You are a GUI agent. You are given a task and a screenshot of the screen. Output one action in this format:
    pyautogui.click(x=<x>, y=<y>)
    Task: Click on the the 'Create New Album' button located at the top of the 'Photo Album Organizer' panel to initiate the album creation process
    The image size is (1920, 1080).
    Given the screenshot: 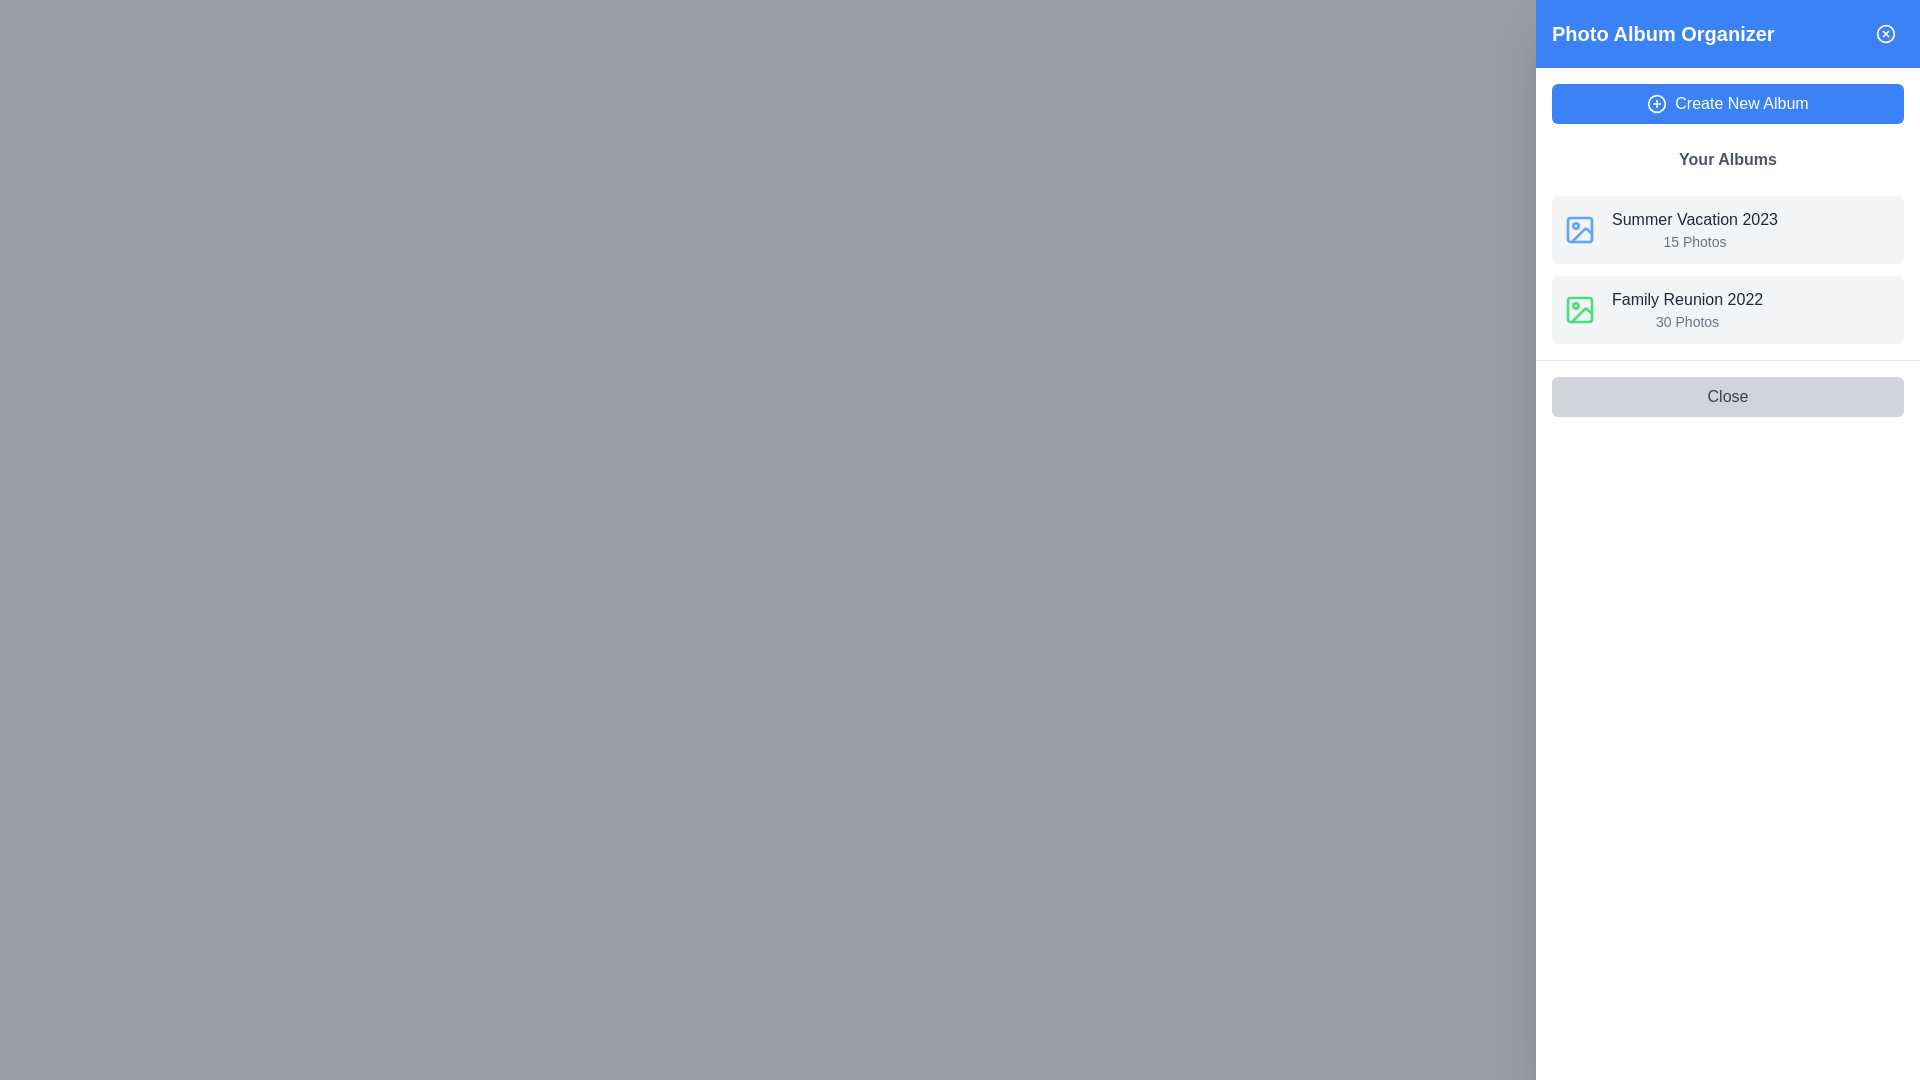 What is the action you would take?
    pyautogui.click(x=1727, y=104)
    